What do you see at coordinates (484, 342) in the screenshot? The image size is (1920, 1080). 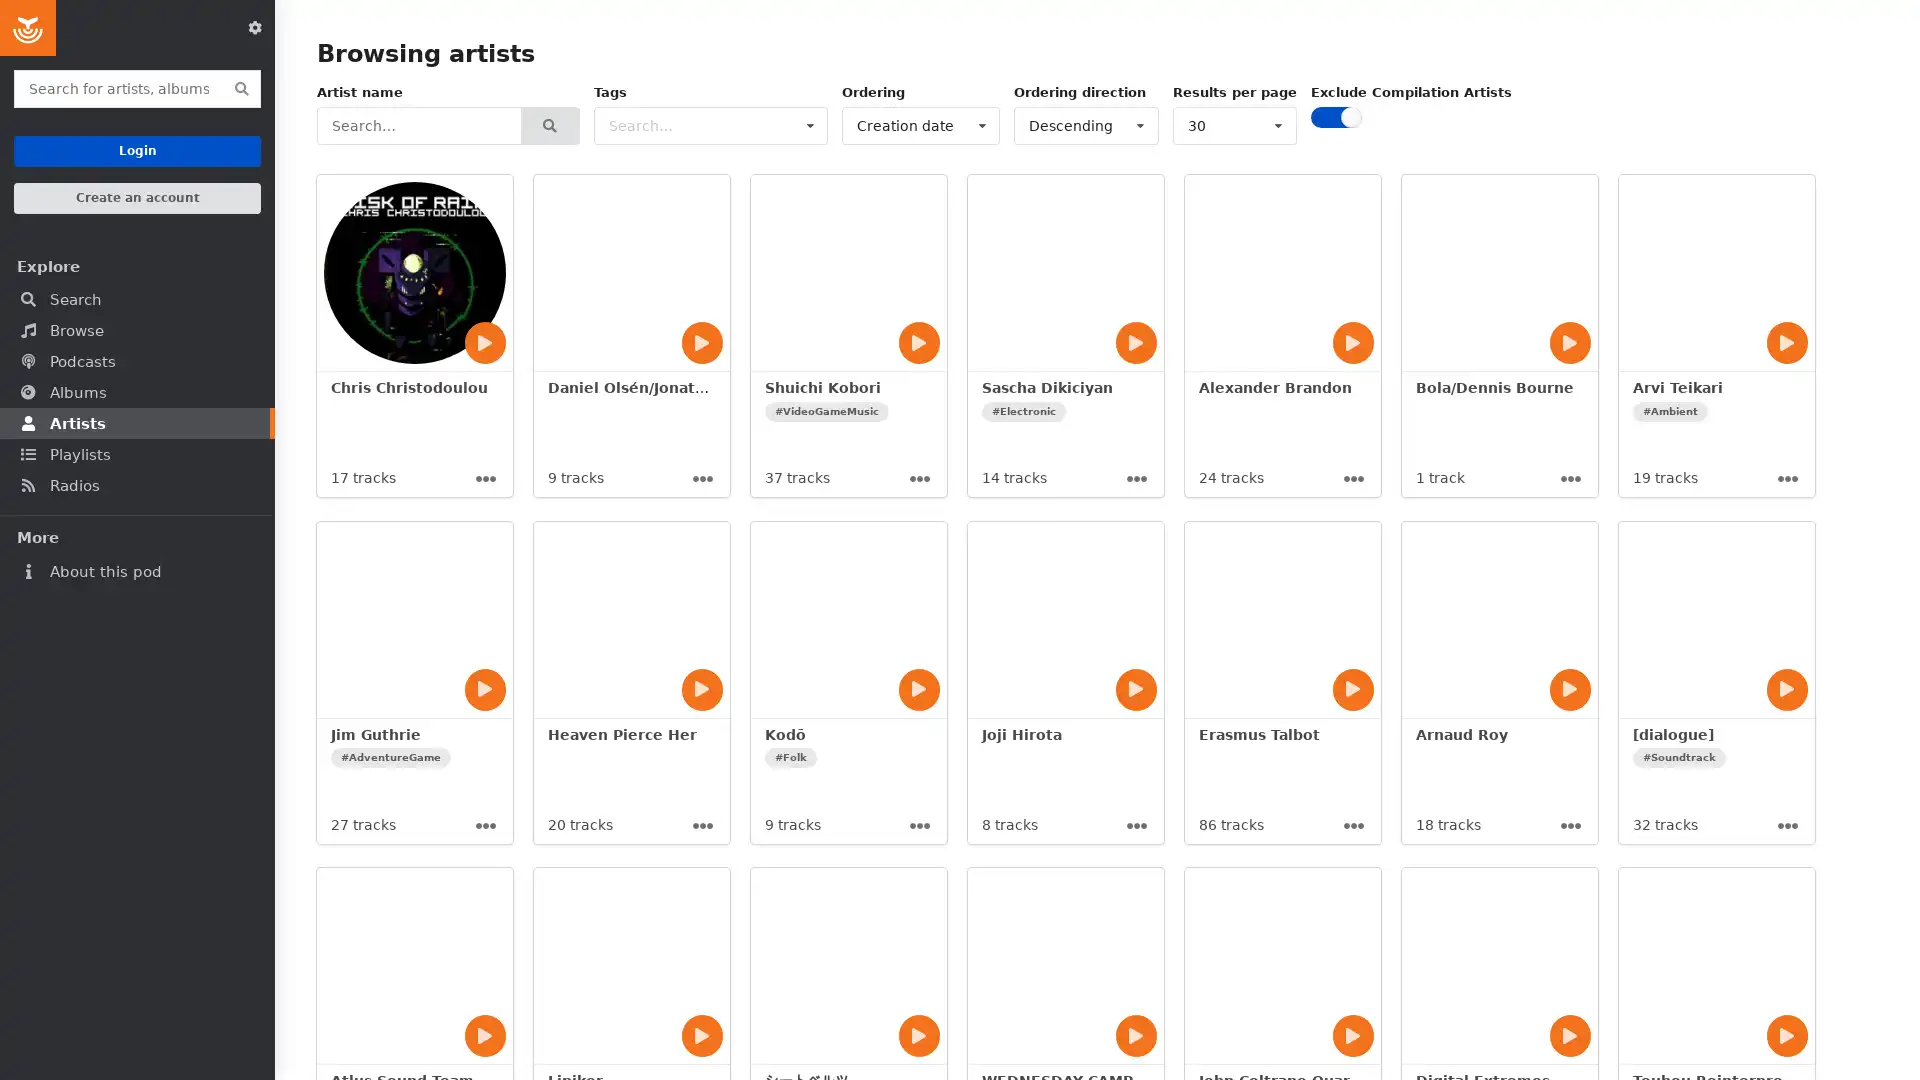 I see `Play artist` at bounding box center [484, 342].